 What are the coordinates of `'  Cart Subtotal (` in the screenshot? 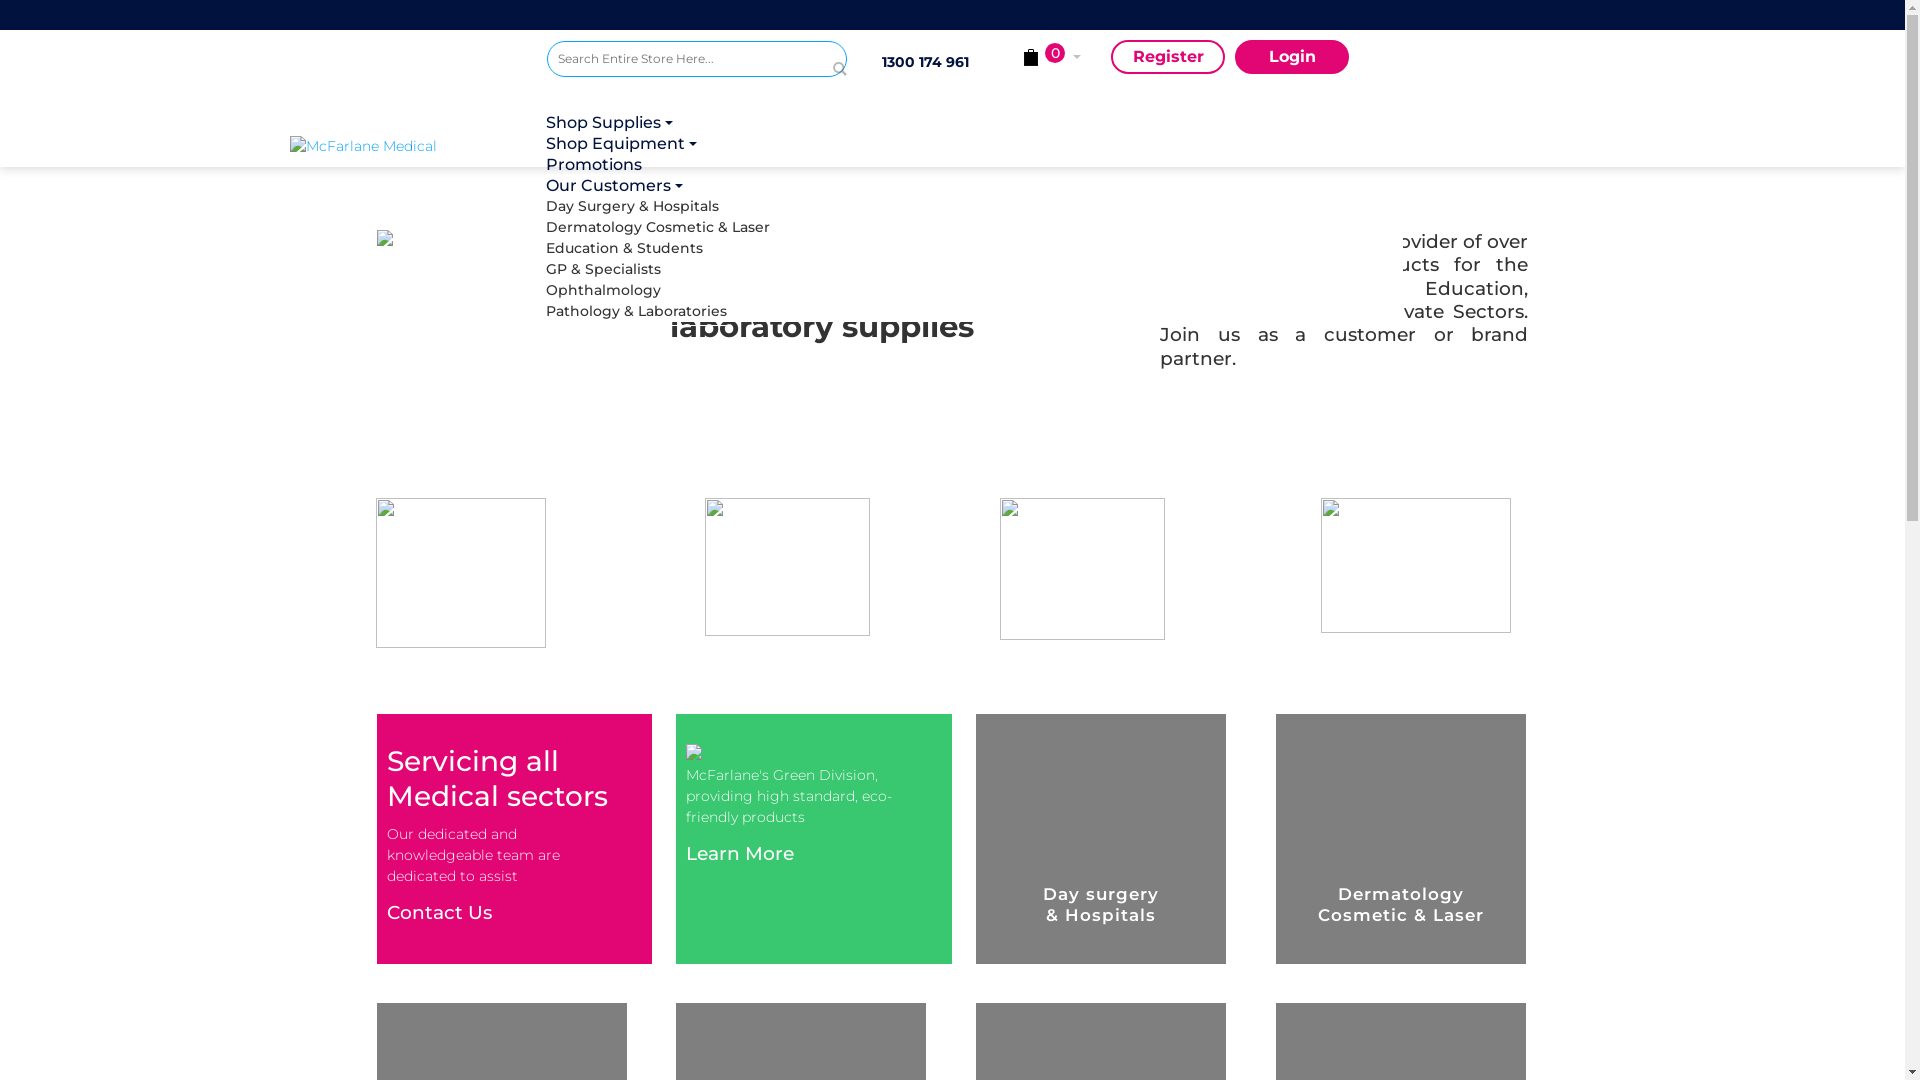 It's located at (1042, 56).